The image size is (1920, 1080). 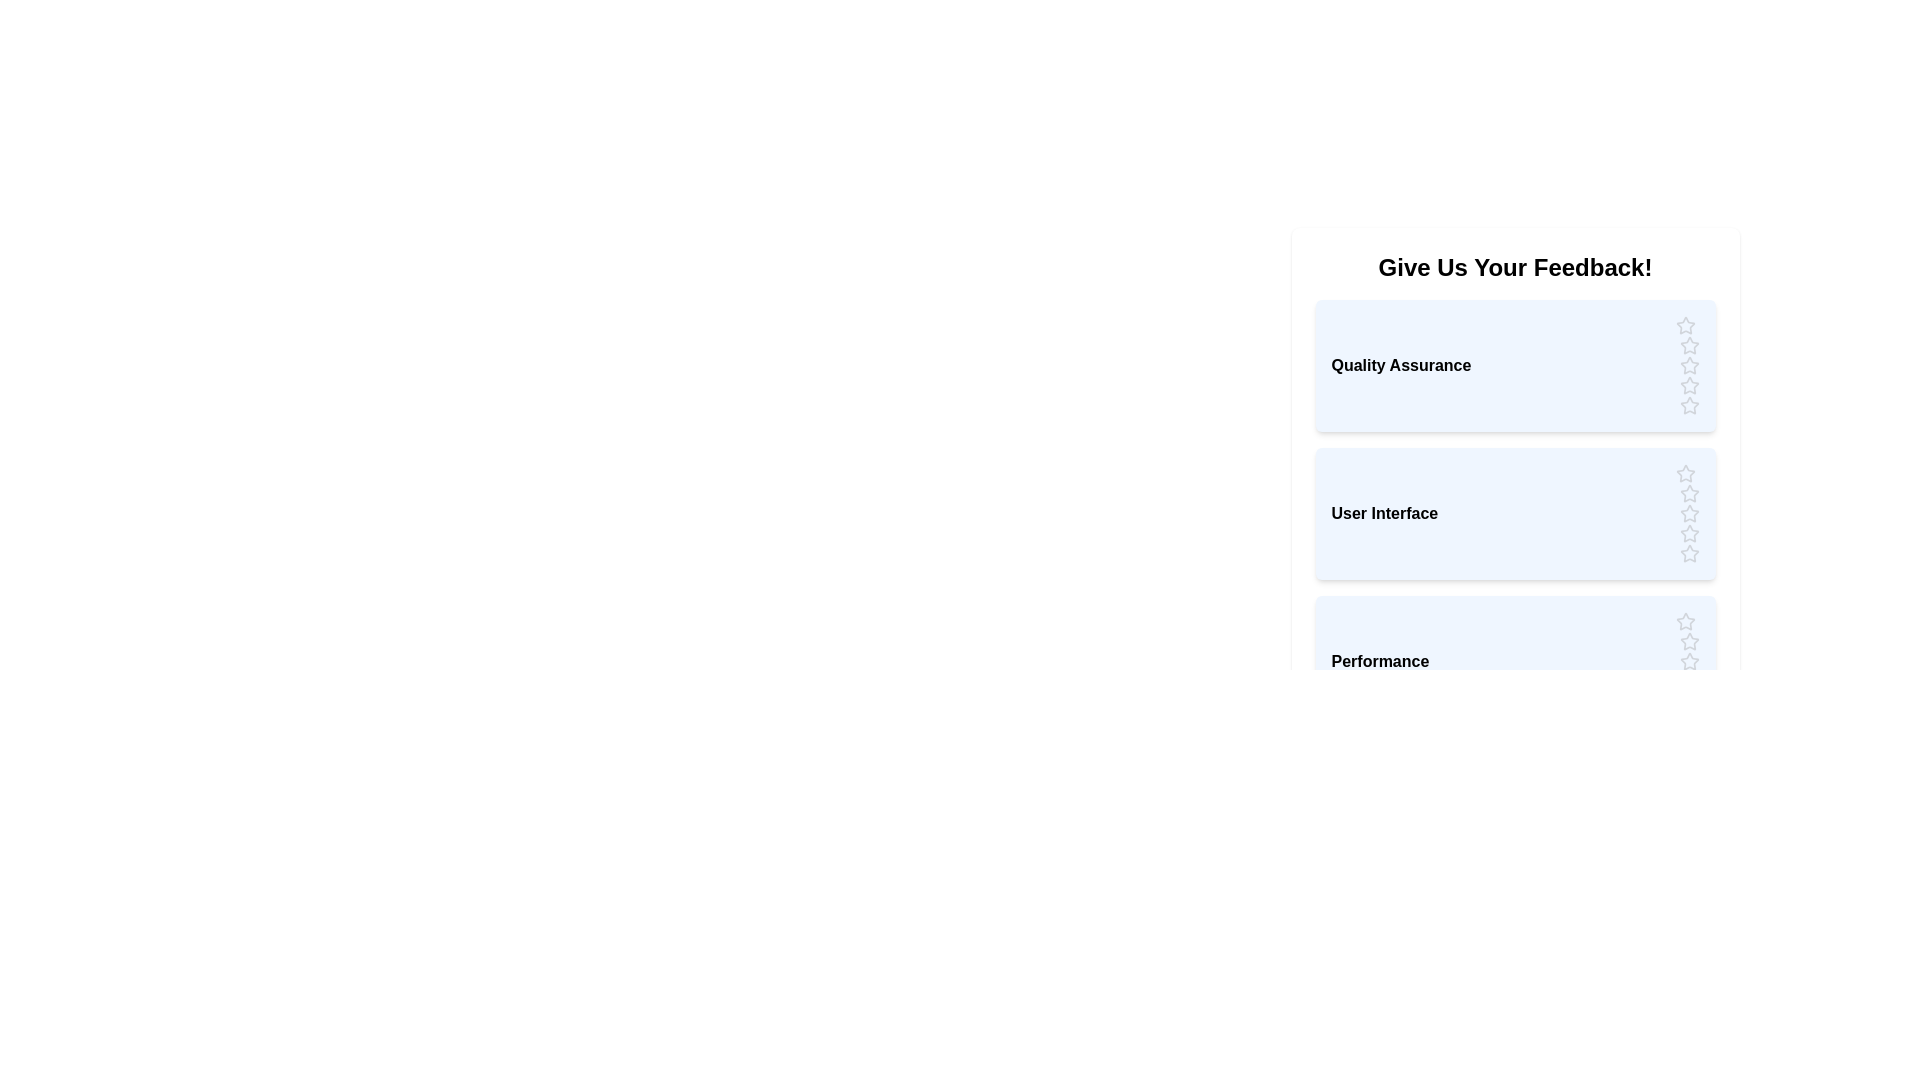 I want to click on the rating for the category 'Performance' to 2 stars, so click(x=1688, y=641).